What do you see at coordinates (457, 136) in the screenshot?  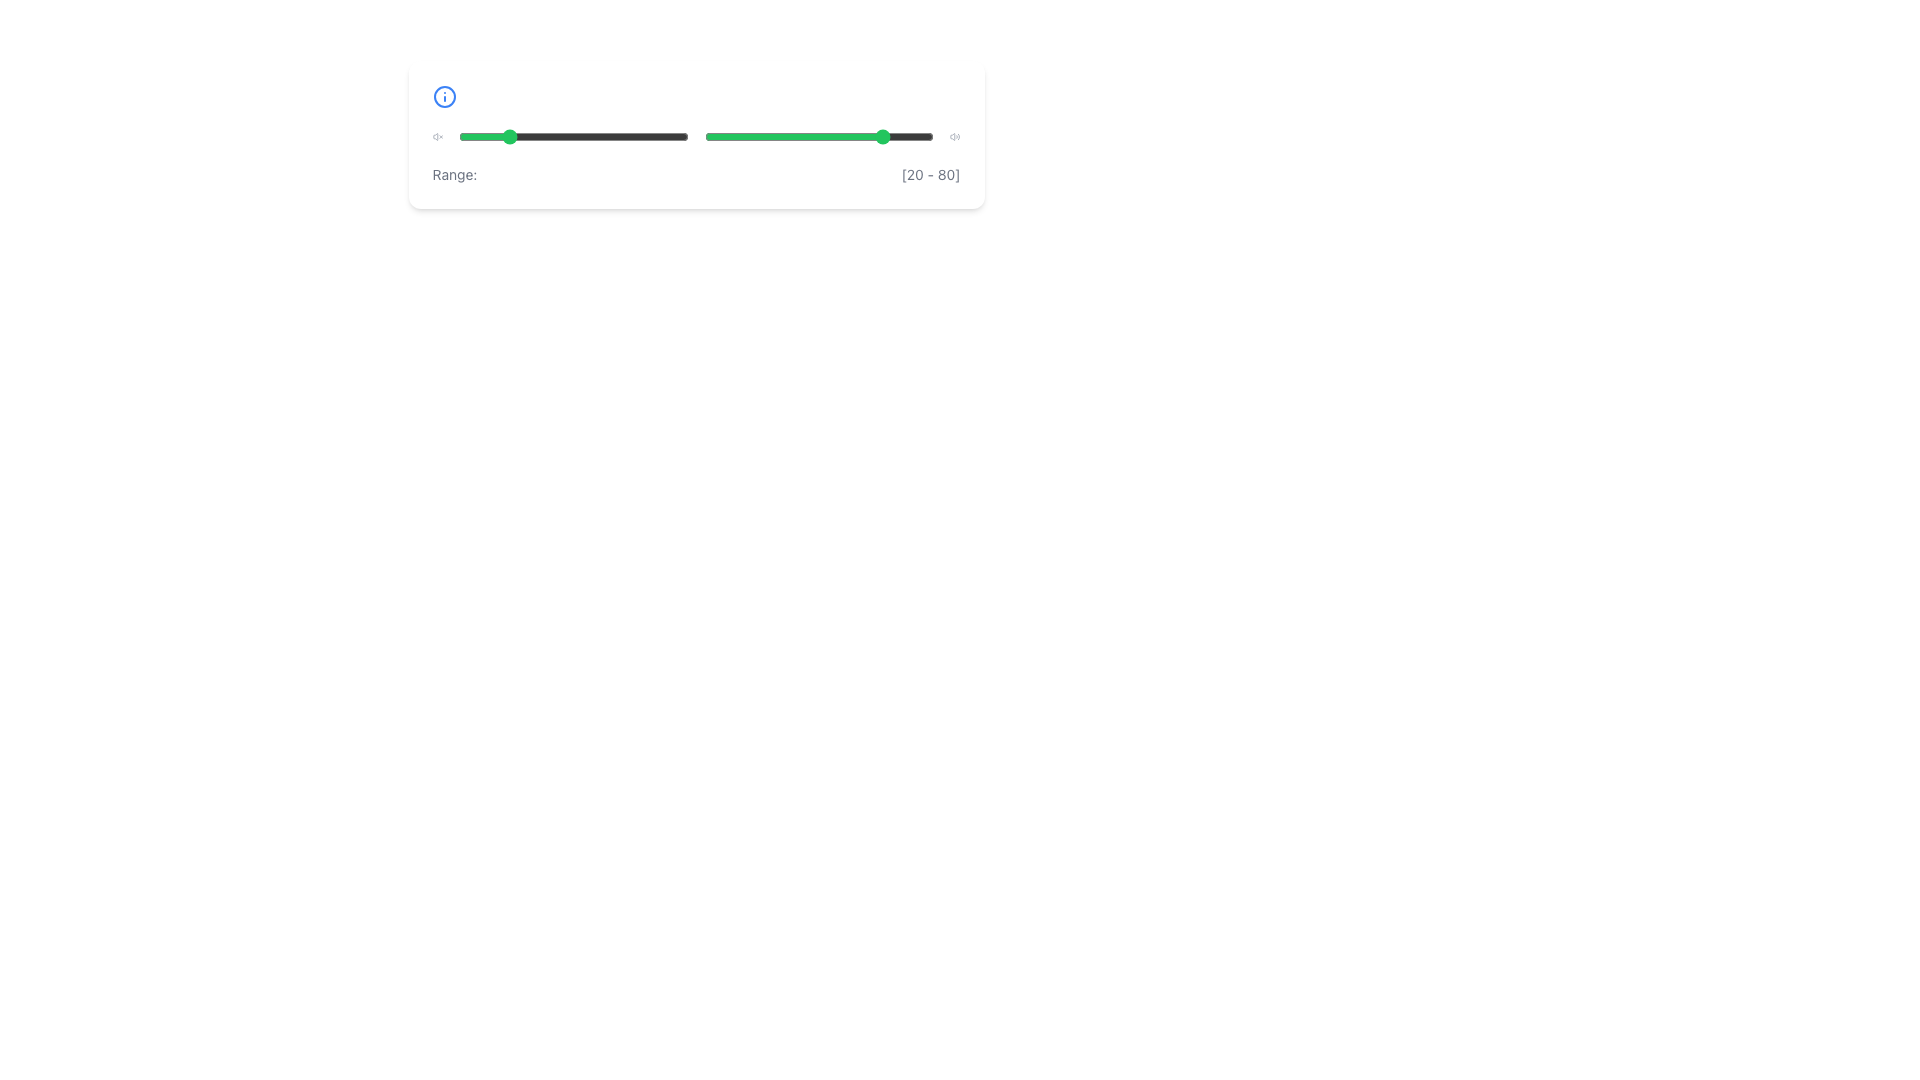 I see `the slider` at bounding box center [457, 136].